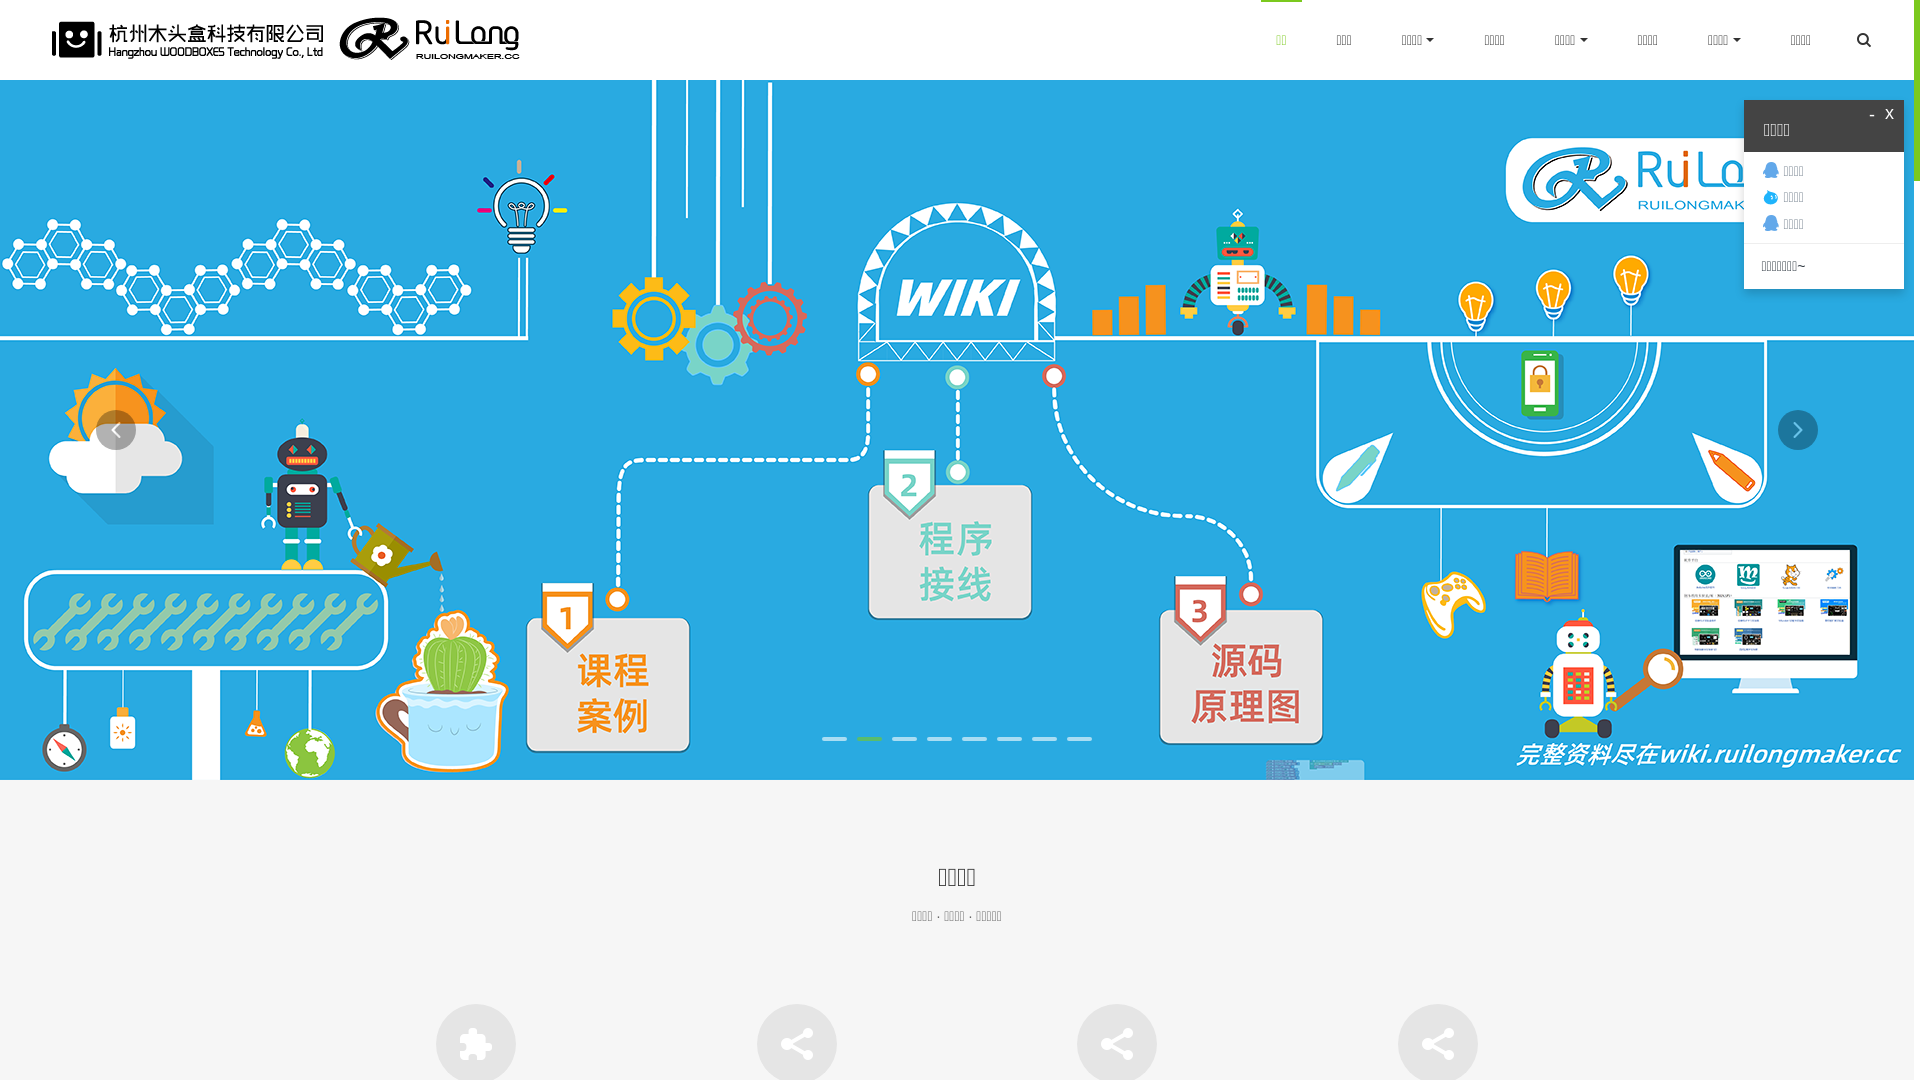 Image resolution: width=1920 pixels, height=1080 pixels. Describe the element at coordinates (1867, 115) in the screenshot. I see `'-'` at that location.